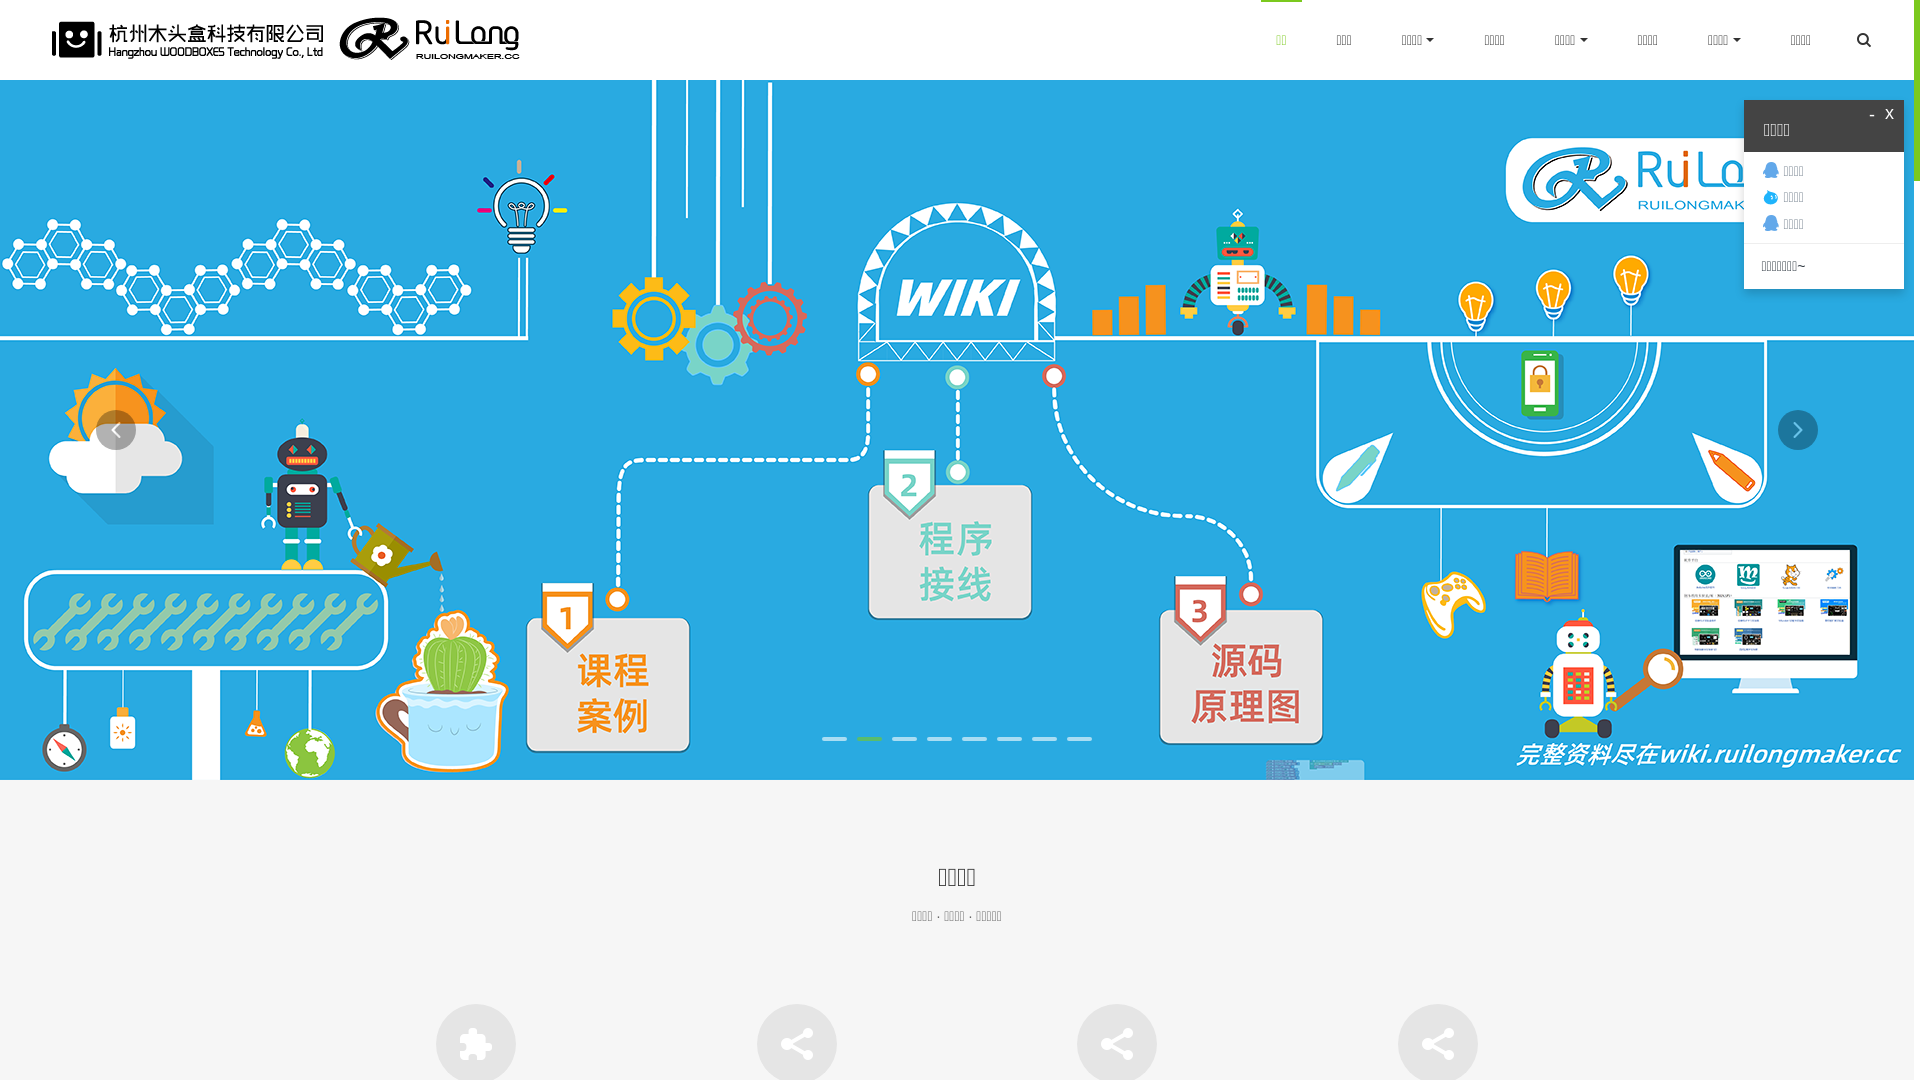 Image resolution: width=1920 pixels, height=1080 pixels. Describe the element at coordinates (1867, 115) in the screenshot. I see `'-'` at that location.